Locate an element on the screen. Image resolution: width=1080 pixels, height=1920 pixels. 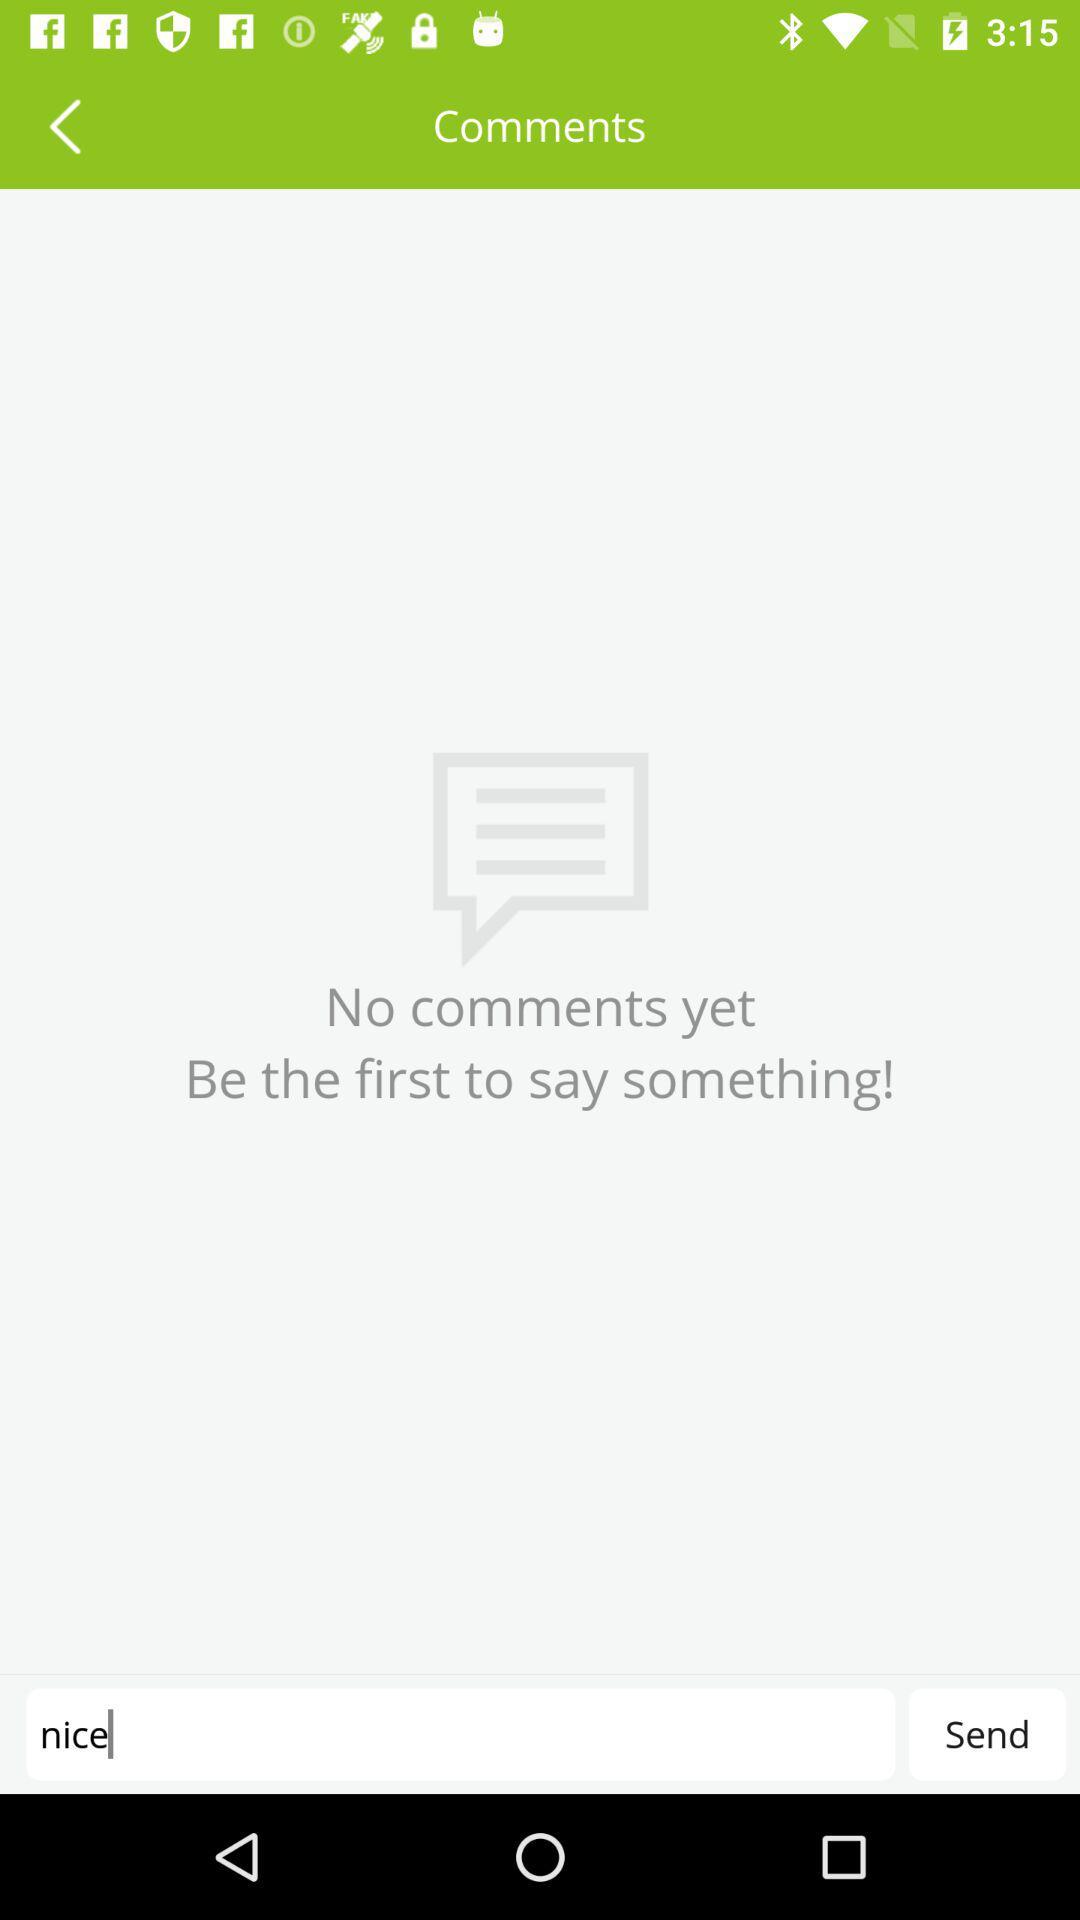
nice item is located at coordinates (460, 1733).